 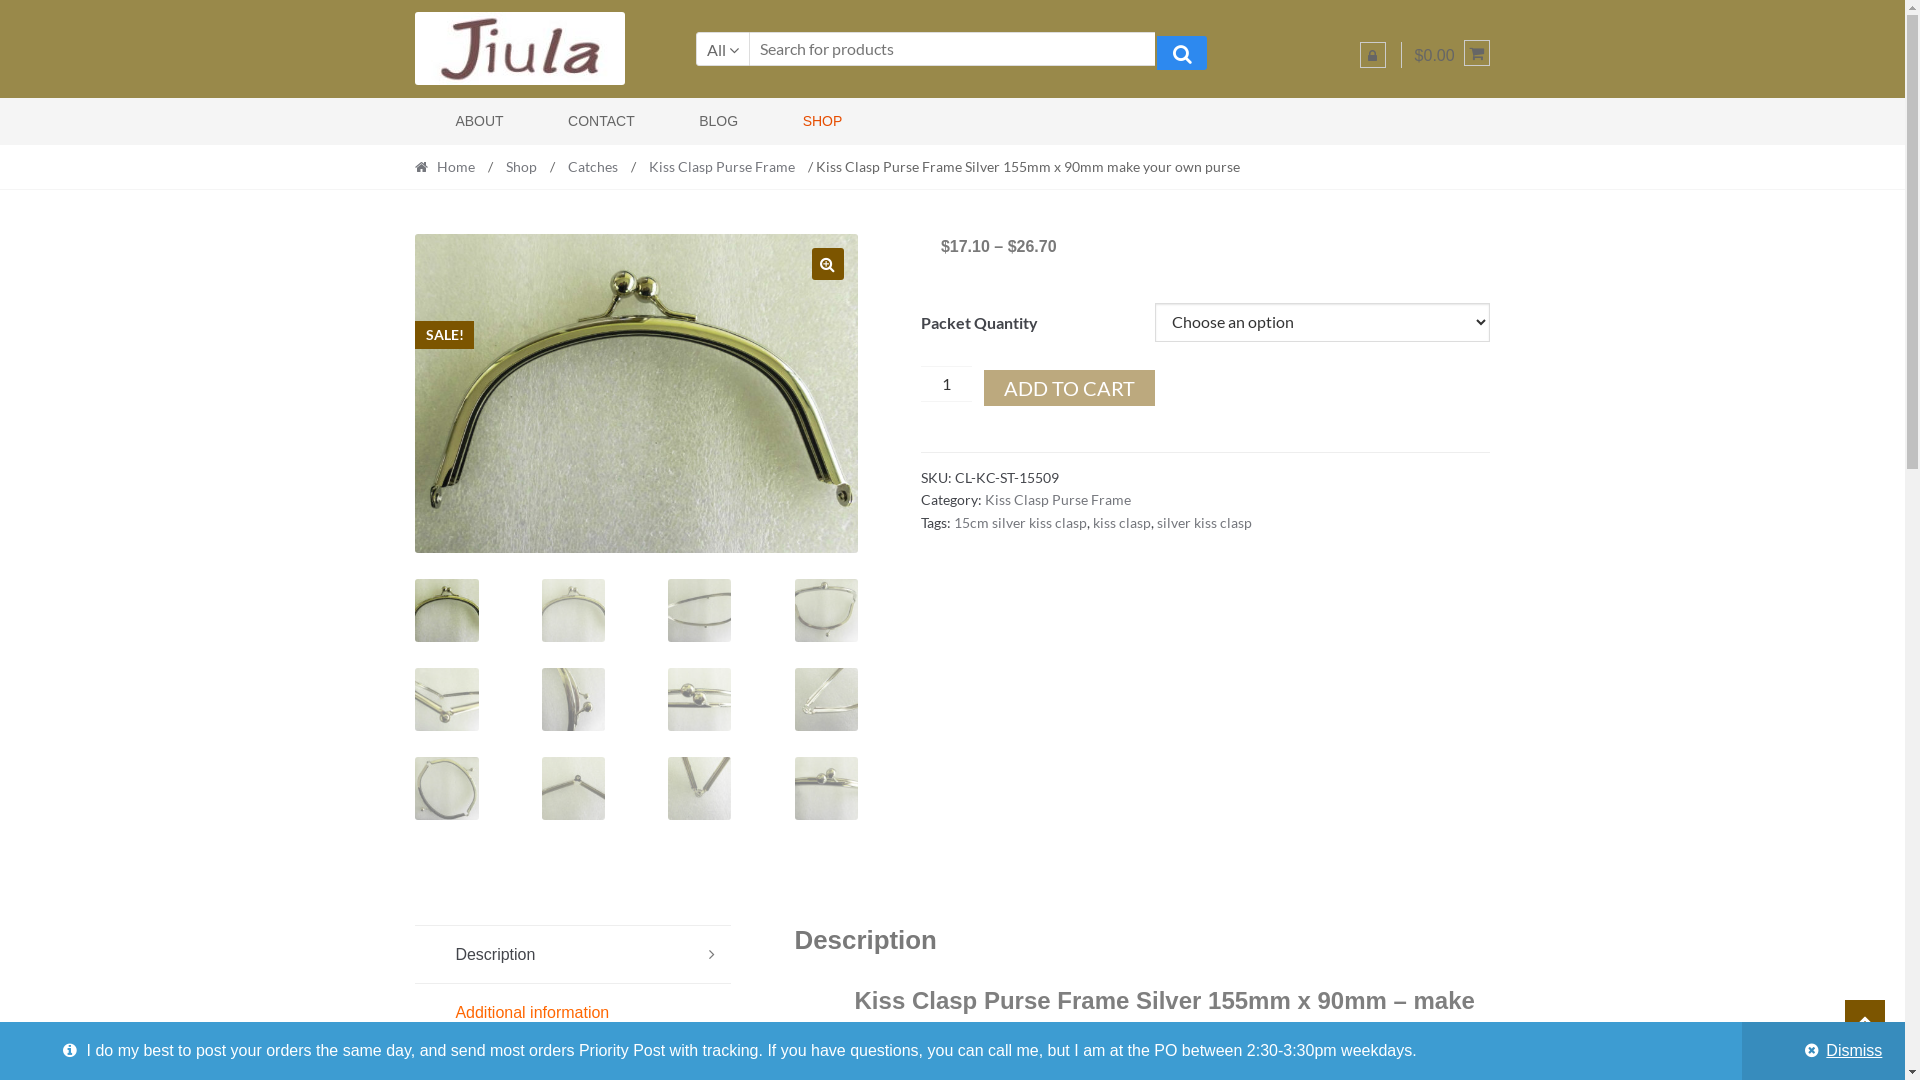 What do you see at coordinates (521, 165) in the screenshot?
I see `'Shop'` at bounding box center [521, 165].